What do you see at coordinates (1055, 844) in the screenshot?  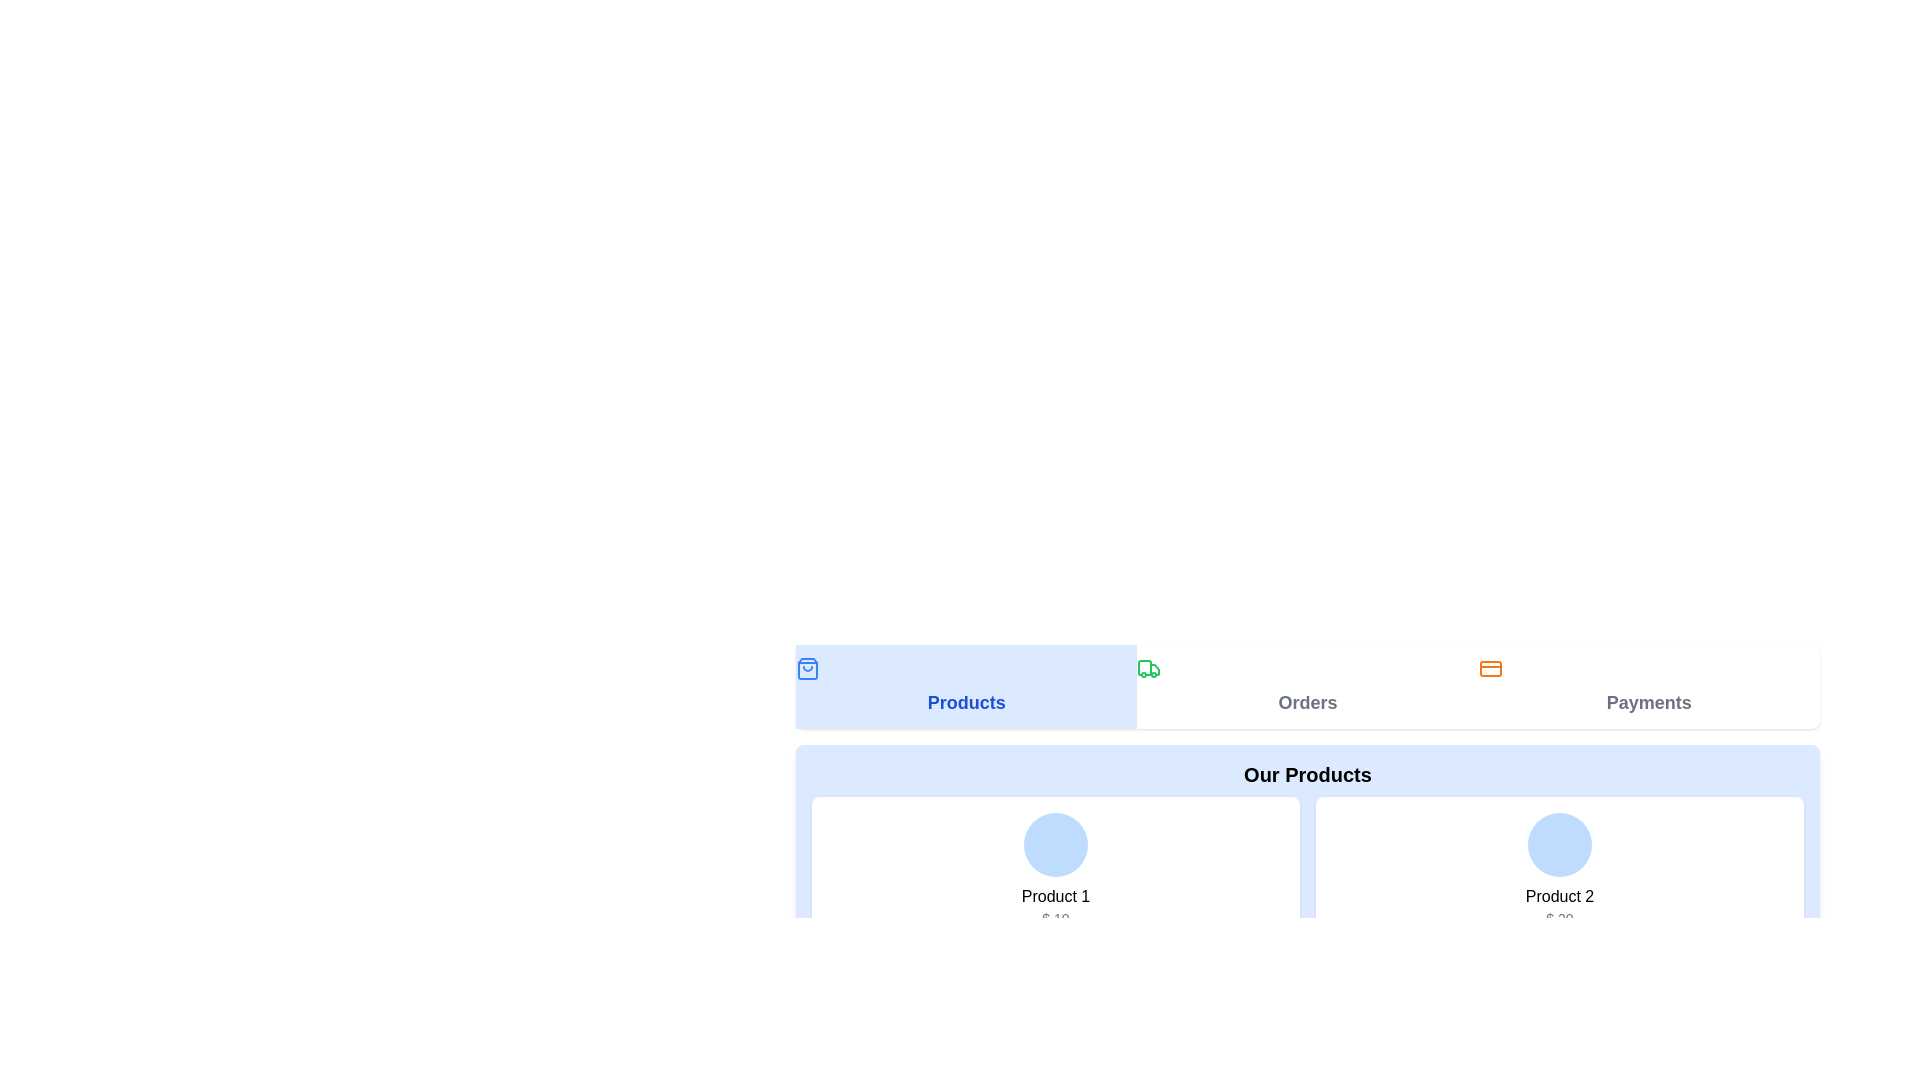 I see `the circular visual decorator with a light blue background` at bounding box center [1055, 844].